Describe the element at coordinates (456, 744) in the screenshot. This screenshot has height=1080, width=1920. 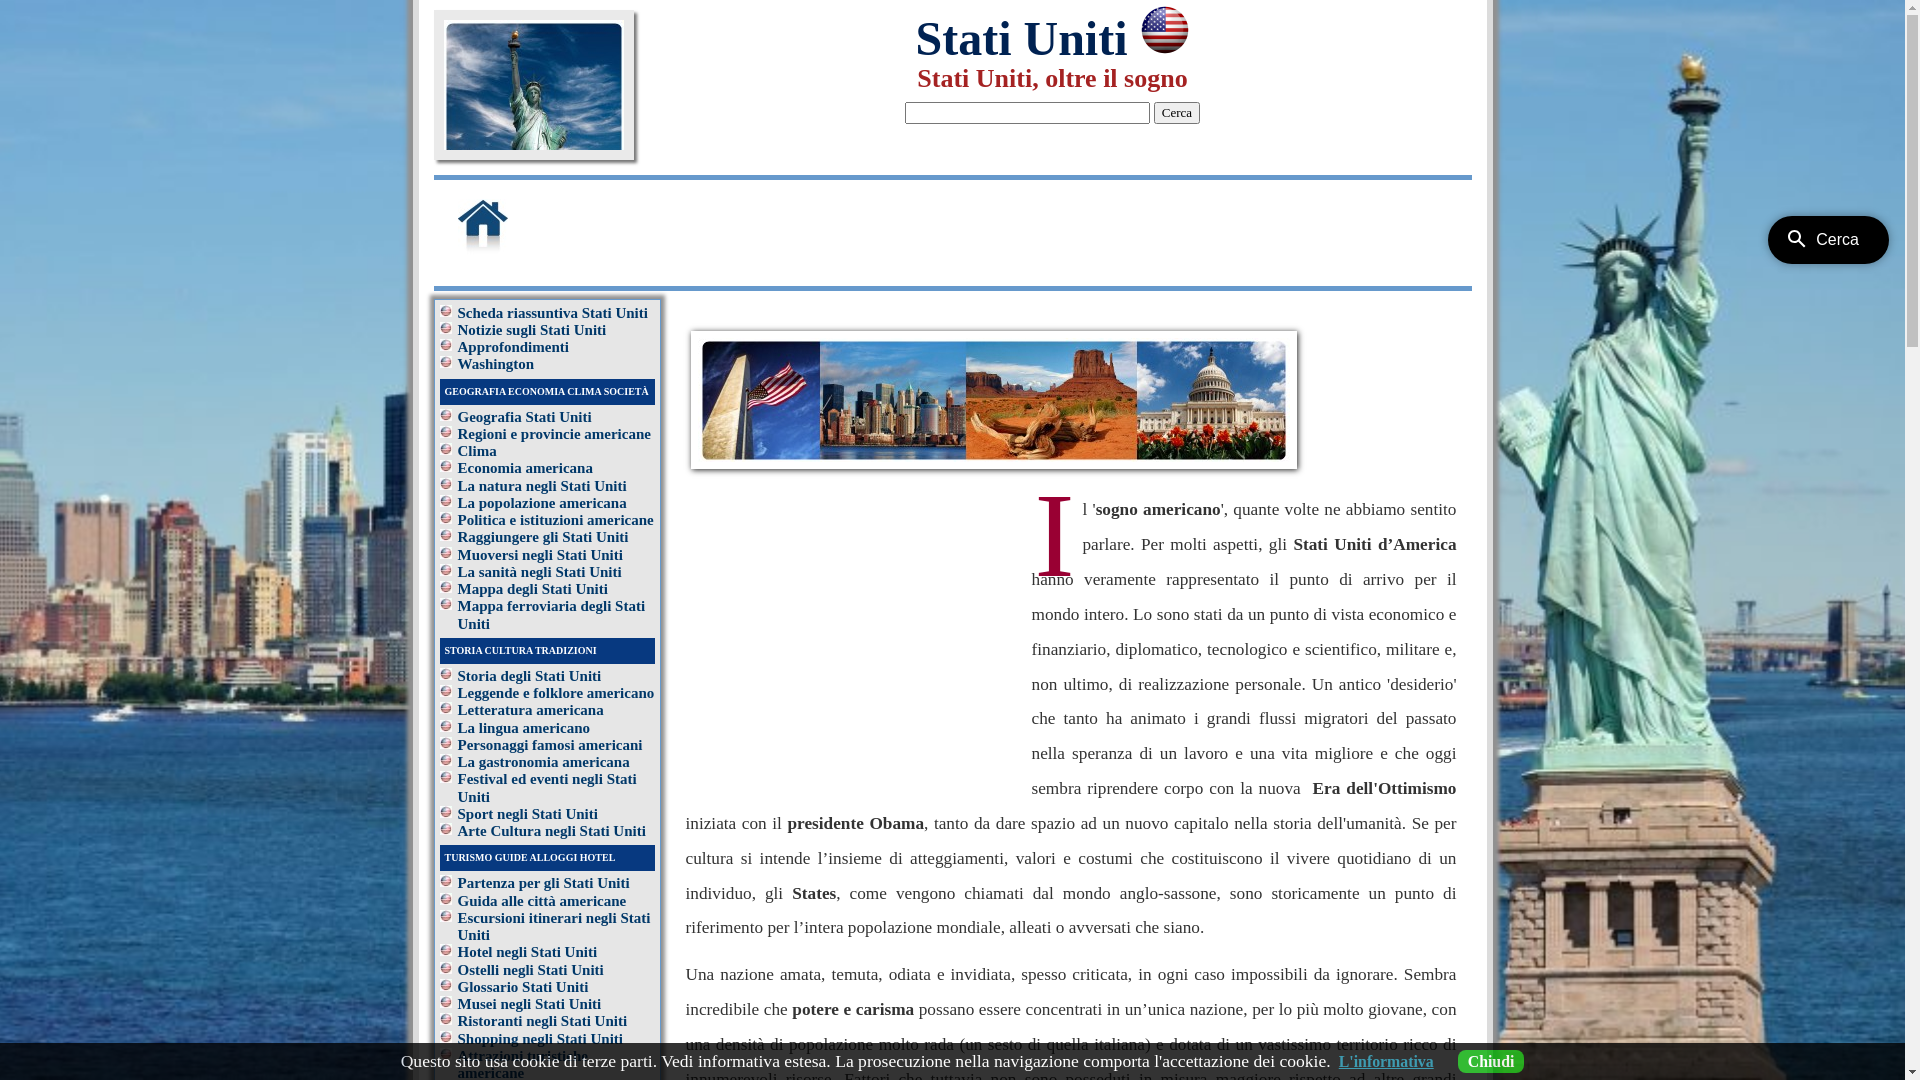
I see `'Personaggi famosi americani'` at that location.